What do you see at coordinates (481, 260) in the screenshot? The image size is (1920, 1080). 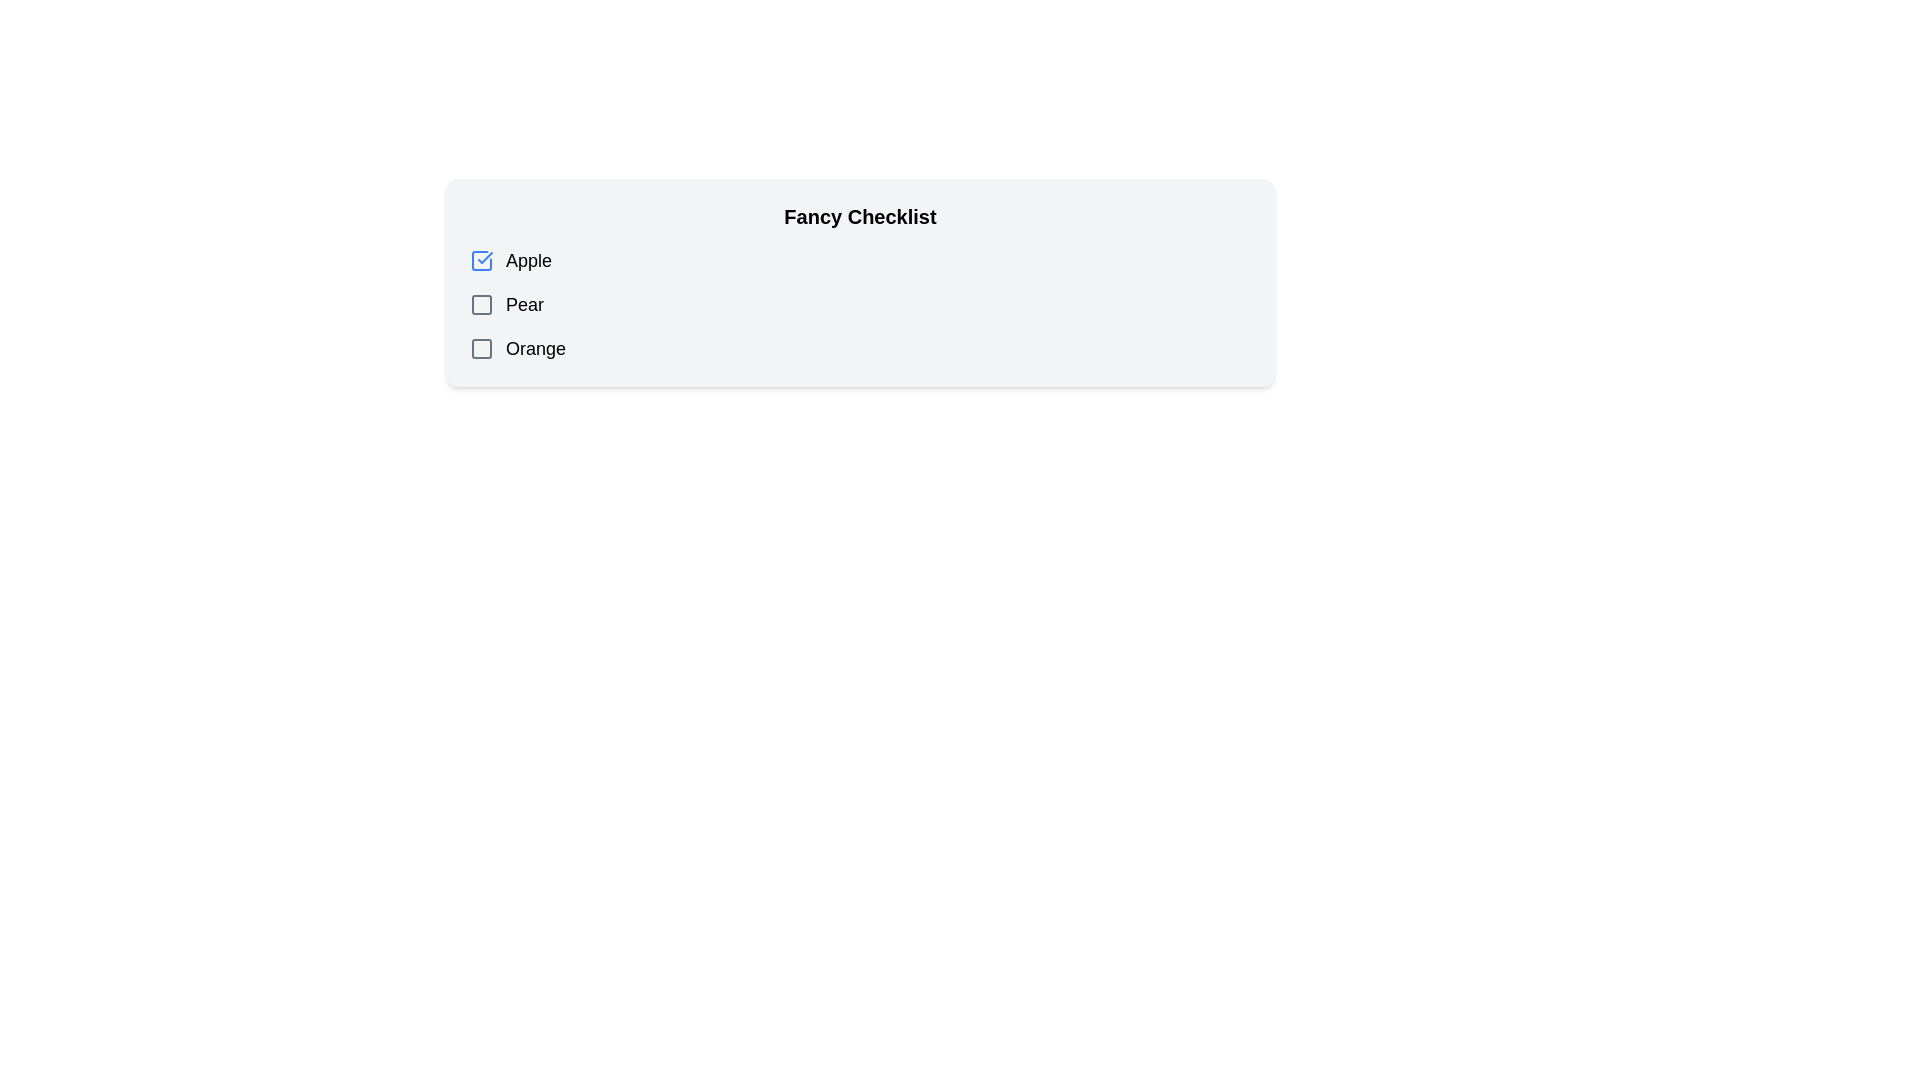 I see `the checkbox associated with the label 'Apple'` at bounding box center [481, 260].